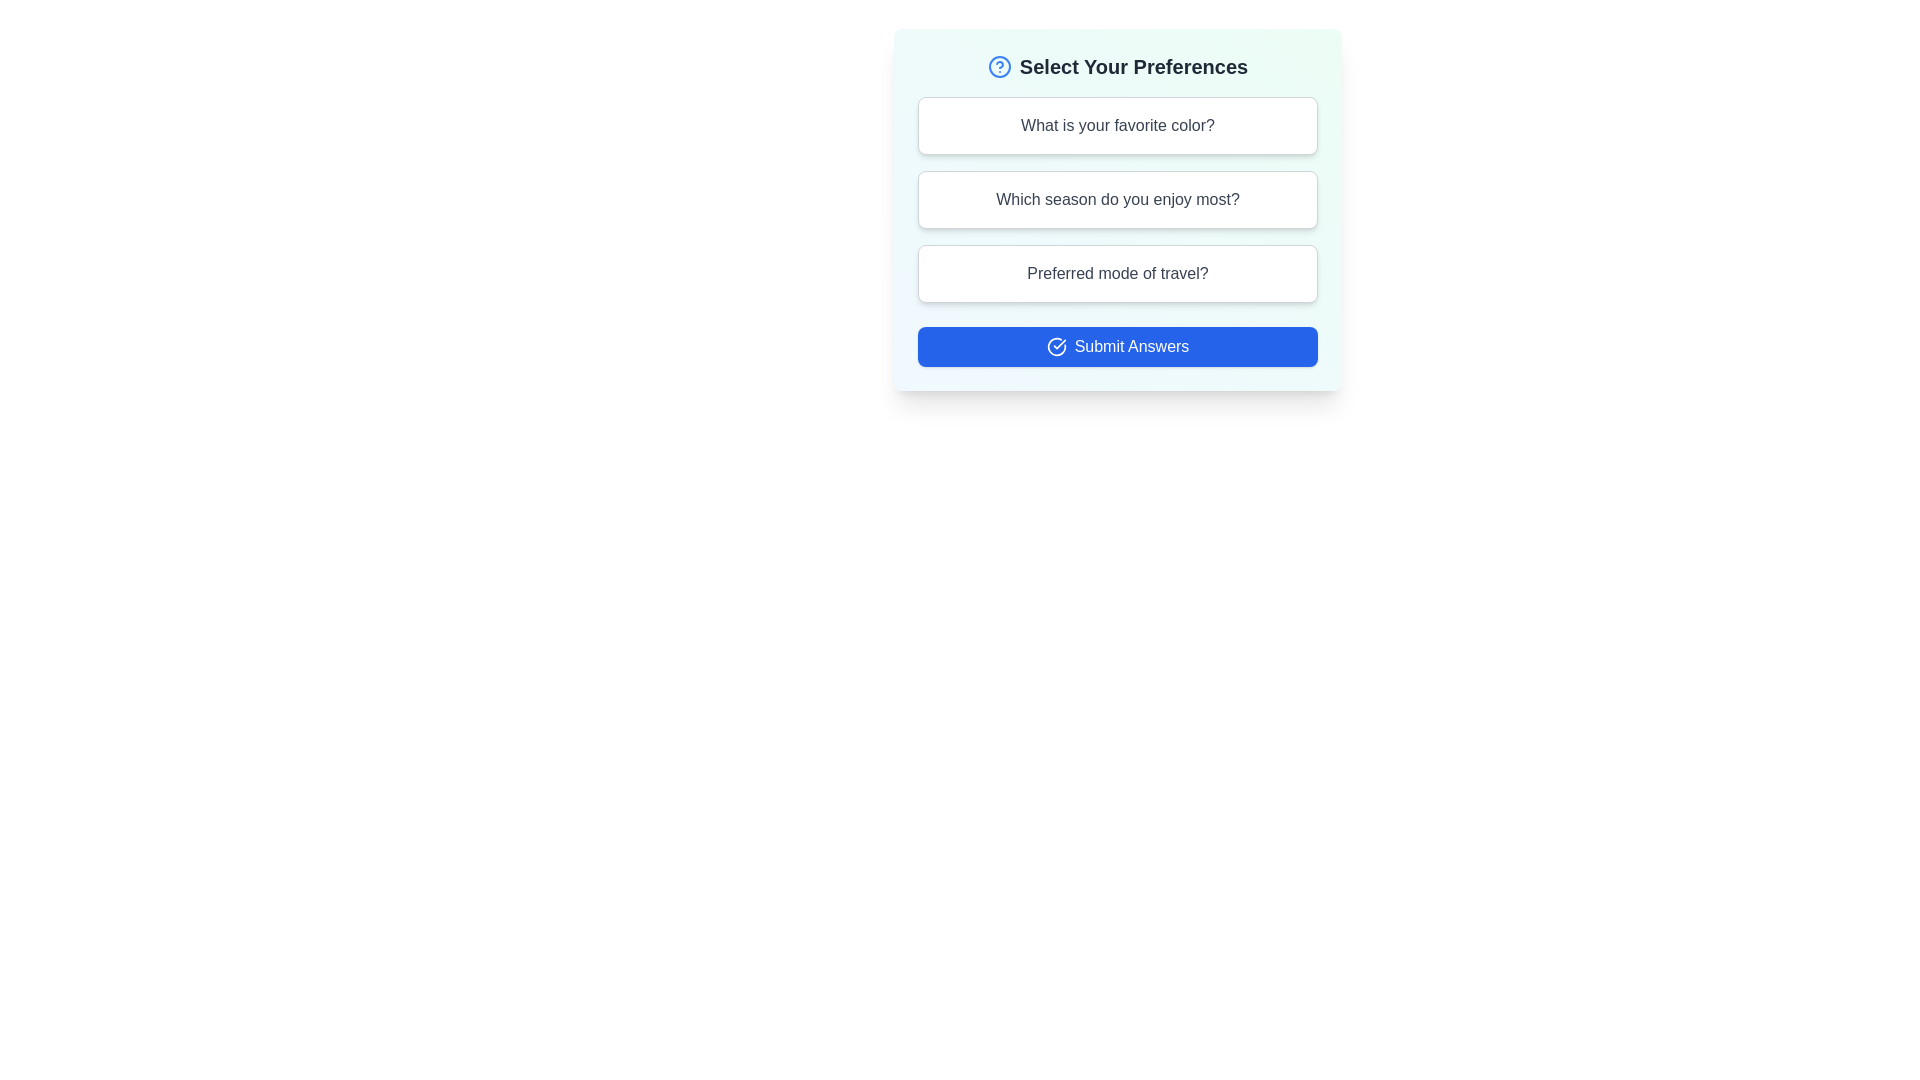 This screenshot has width=1920, height=1080. I want to click on the submit button to finalize the selections, so click(1117, 346).